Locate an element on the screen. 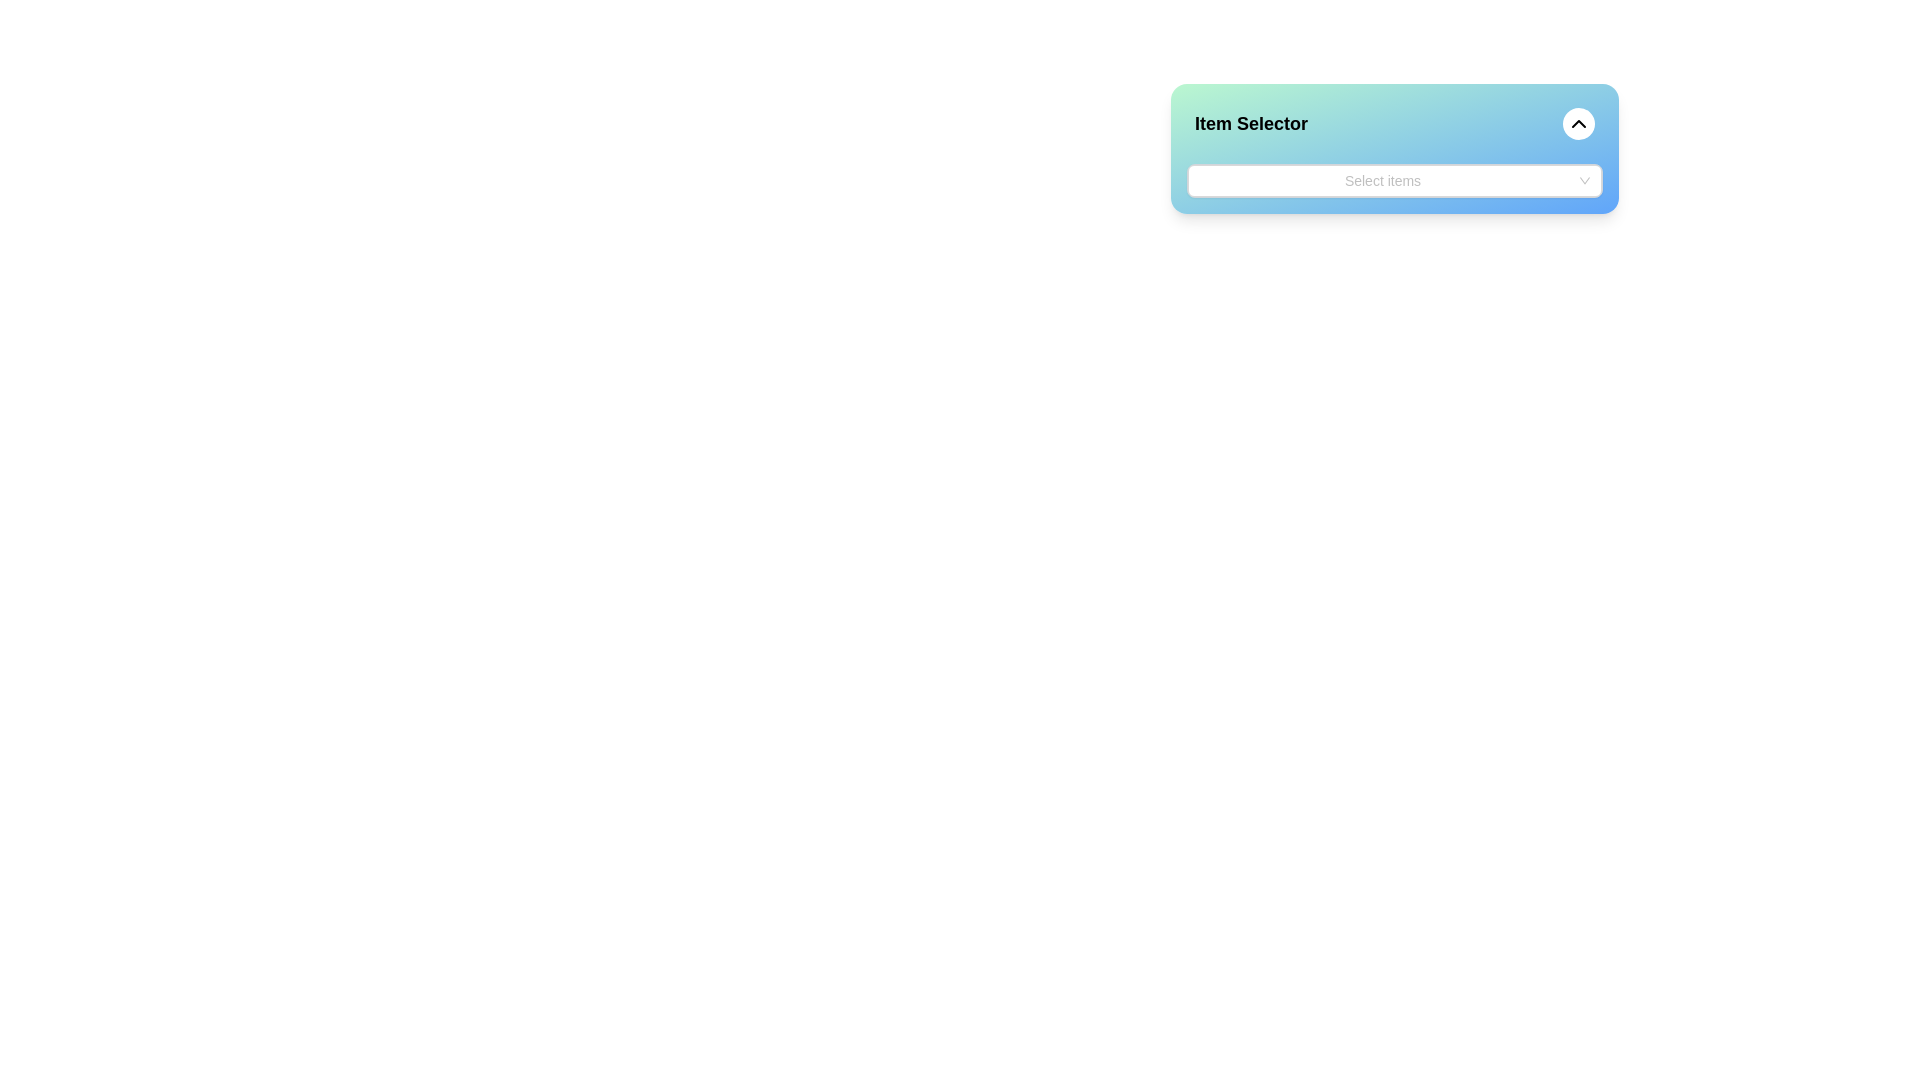  the dropdown arrow in the 'Select items' dropdown box located in the blue gradient header labeled 'Item Selector' is located at coordinates (1394, 181).